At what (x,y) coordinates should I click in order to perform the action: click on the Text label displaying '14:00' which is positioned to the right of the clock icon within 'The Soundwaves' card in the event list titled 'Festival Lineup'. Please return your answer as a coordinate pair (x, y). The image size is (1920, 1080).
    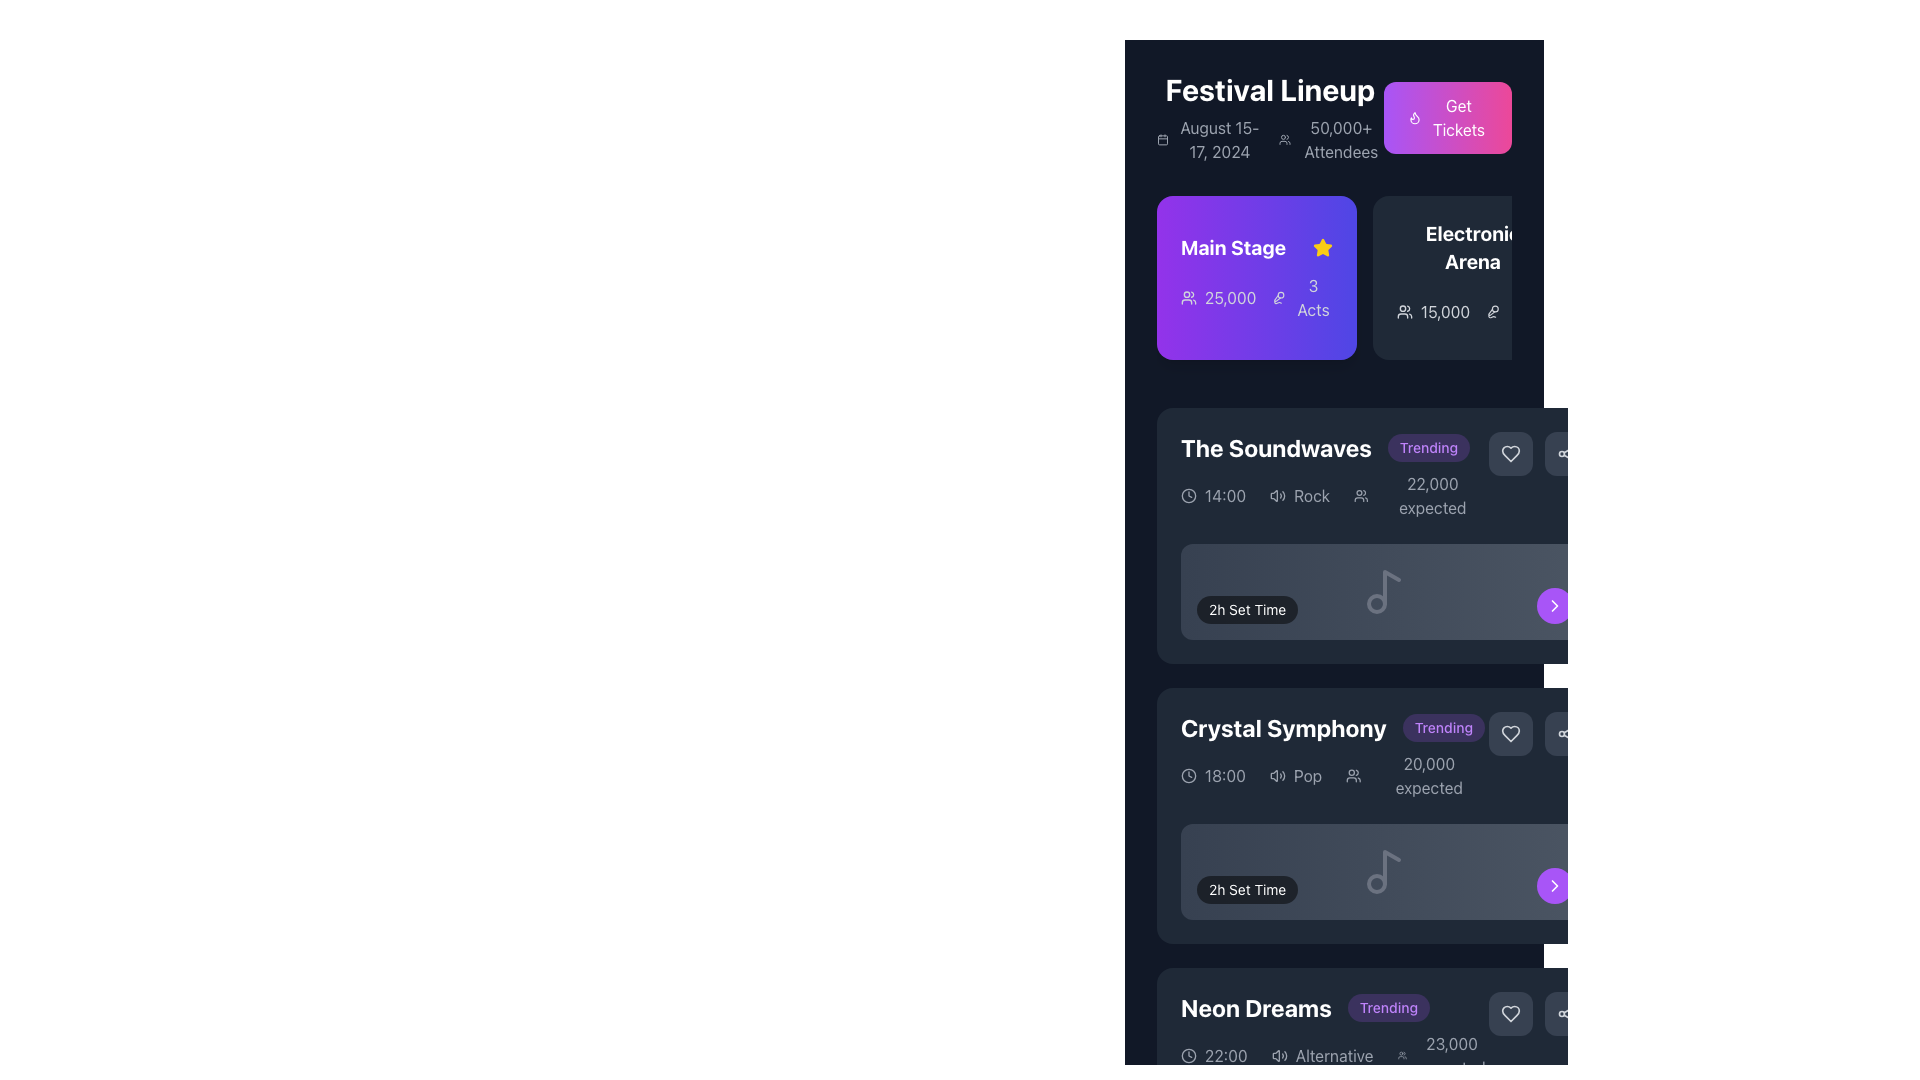
    Looking at the image, I should click on (1224, 495).